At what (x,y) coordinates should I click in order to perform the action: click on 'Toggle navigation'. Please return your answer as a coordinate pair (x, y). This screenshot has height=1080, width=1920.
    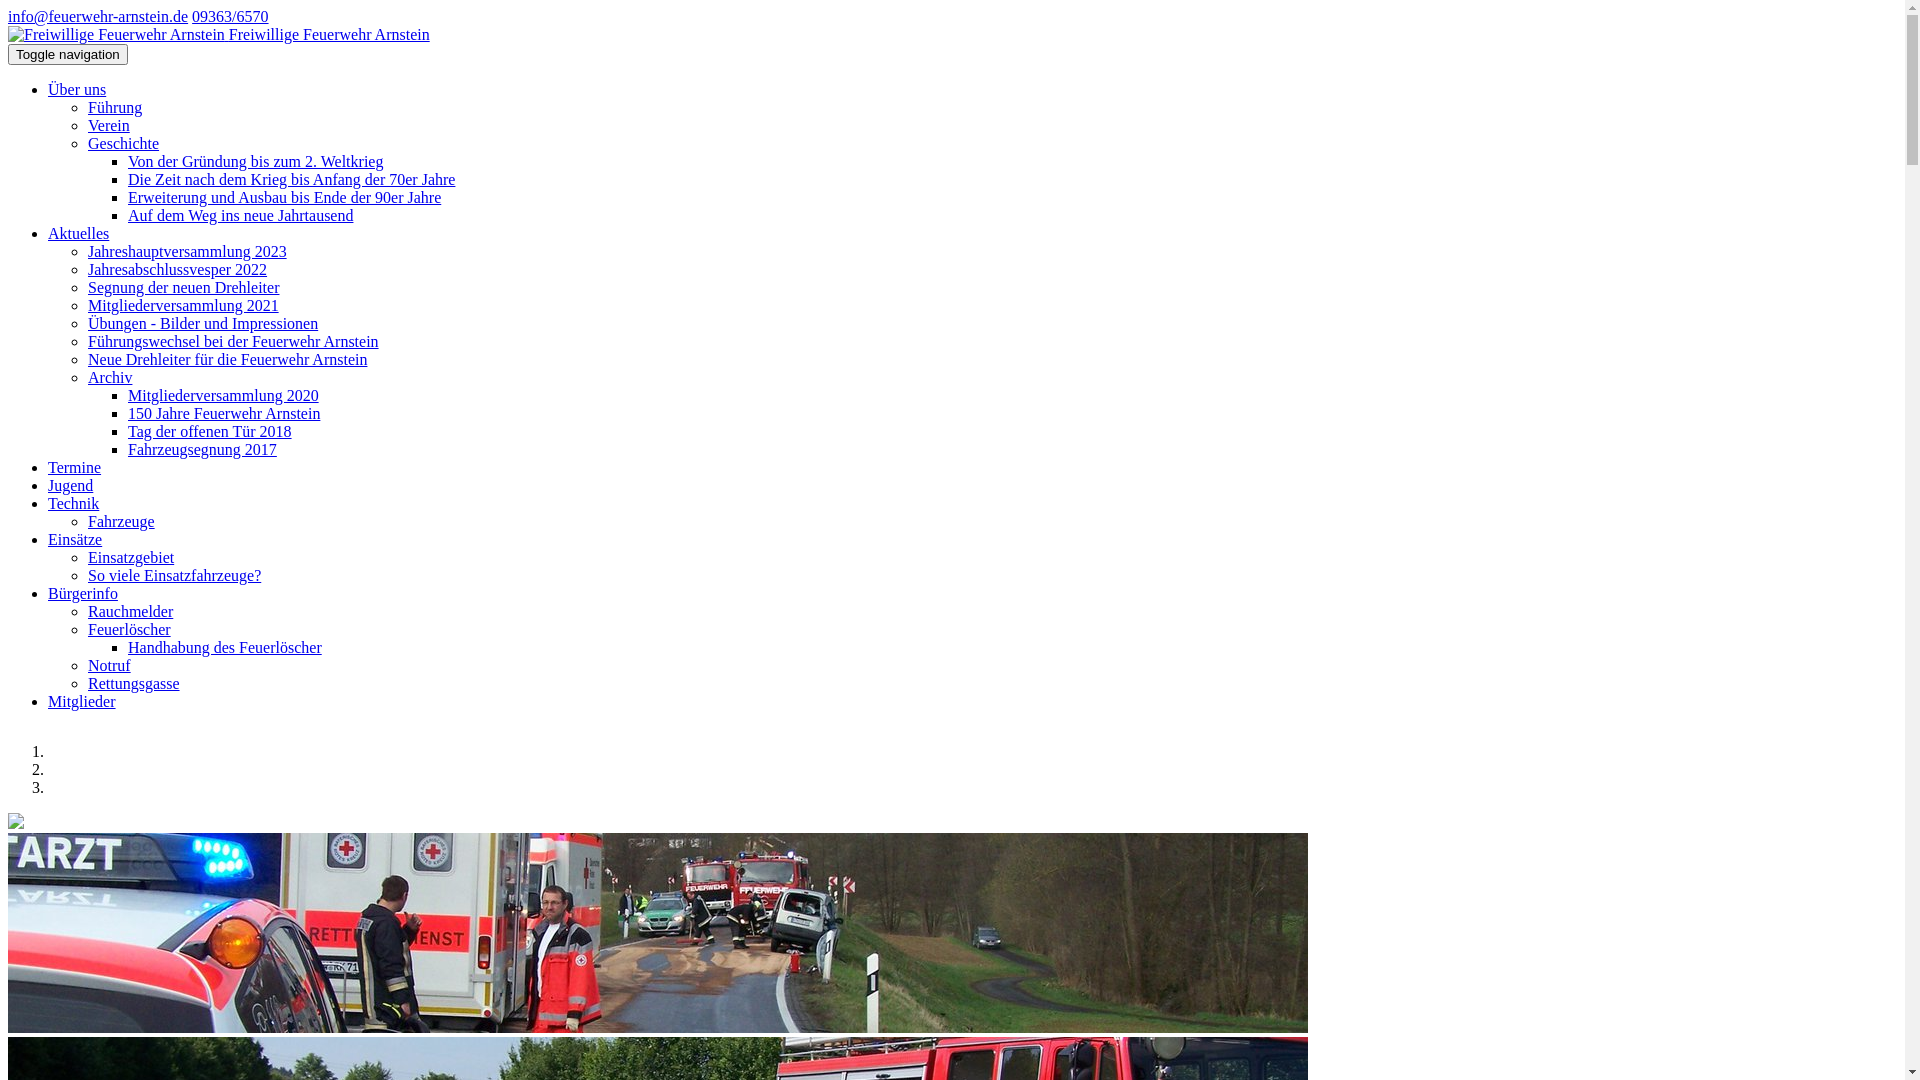
    Looking at the image, I should click on (8, 53).